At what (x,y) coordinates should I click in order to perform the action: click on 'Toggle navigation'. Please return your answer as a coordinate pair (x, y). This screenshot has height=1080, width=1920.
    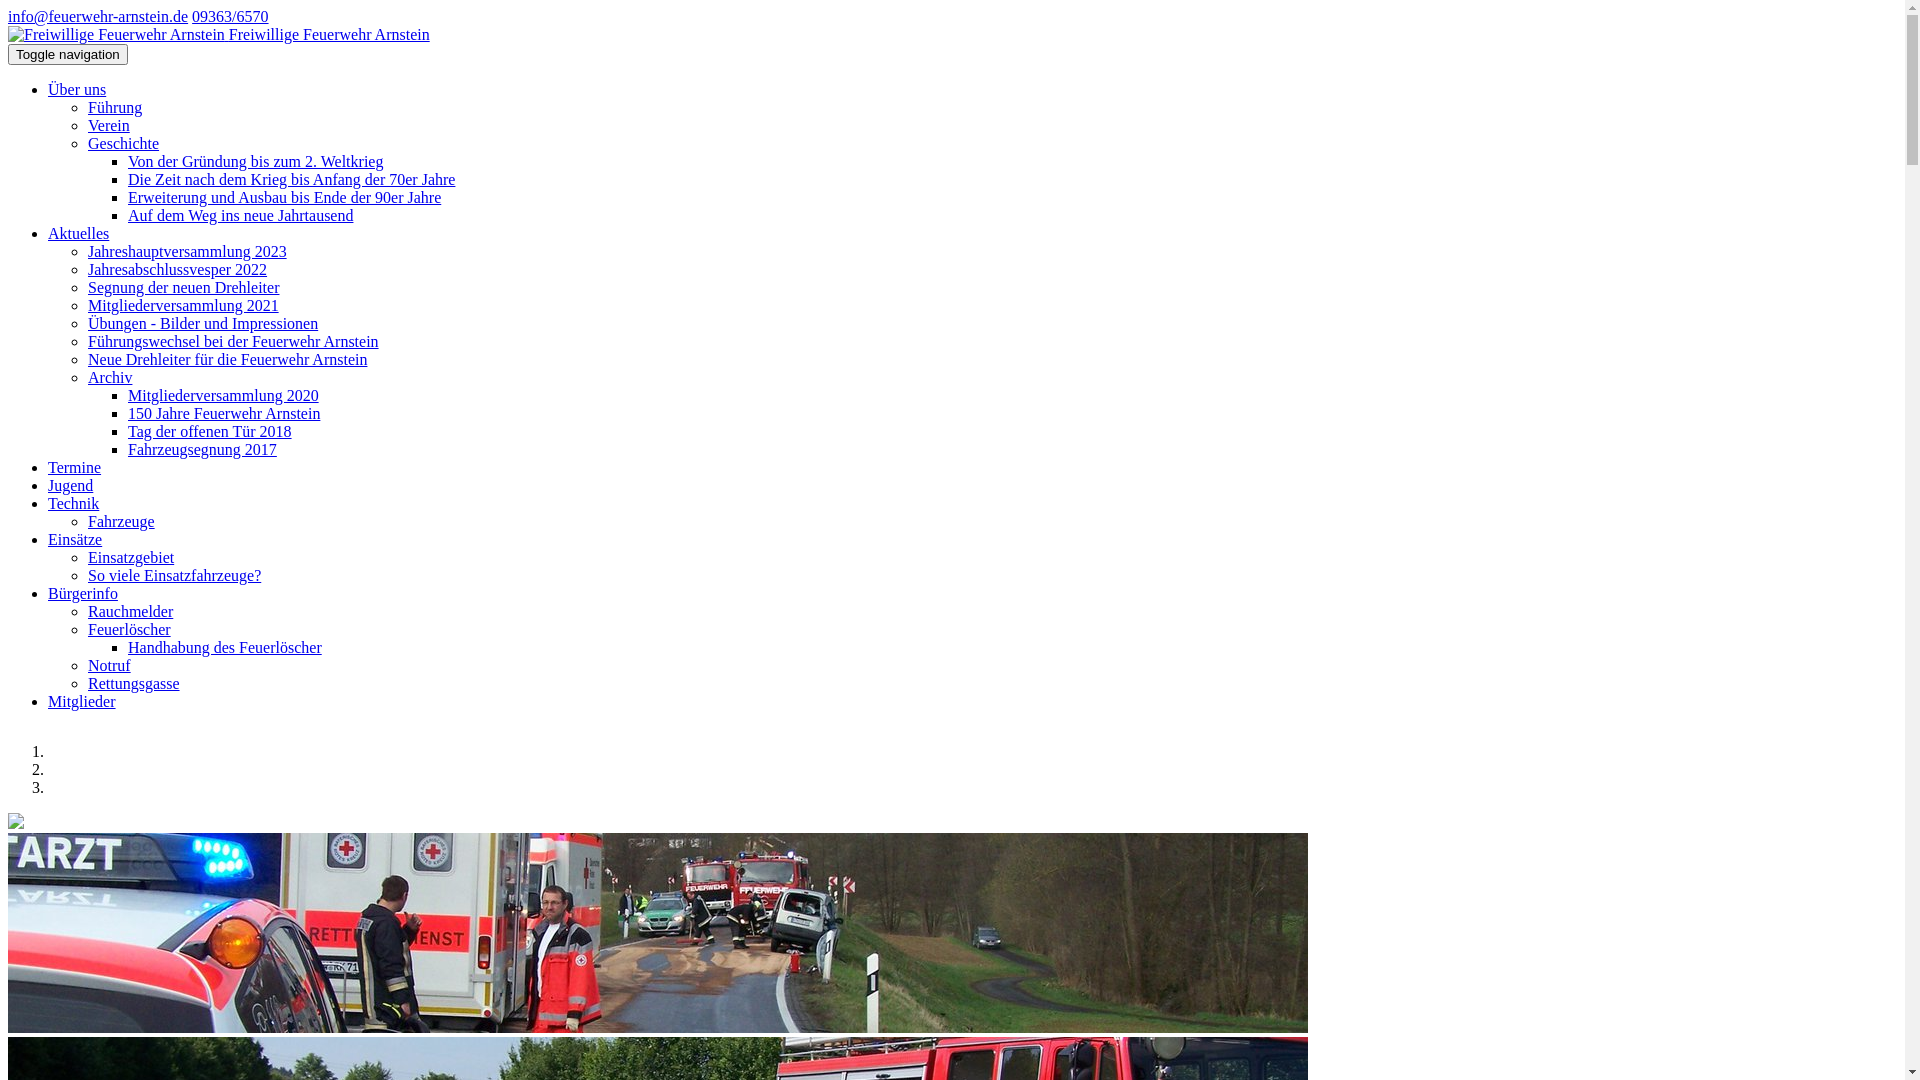
    Looking at the image, I should click on (8, 53).